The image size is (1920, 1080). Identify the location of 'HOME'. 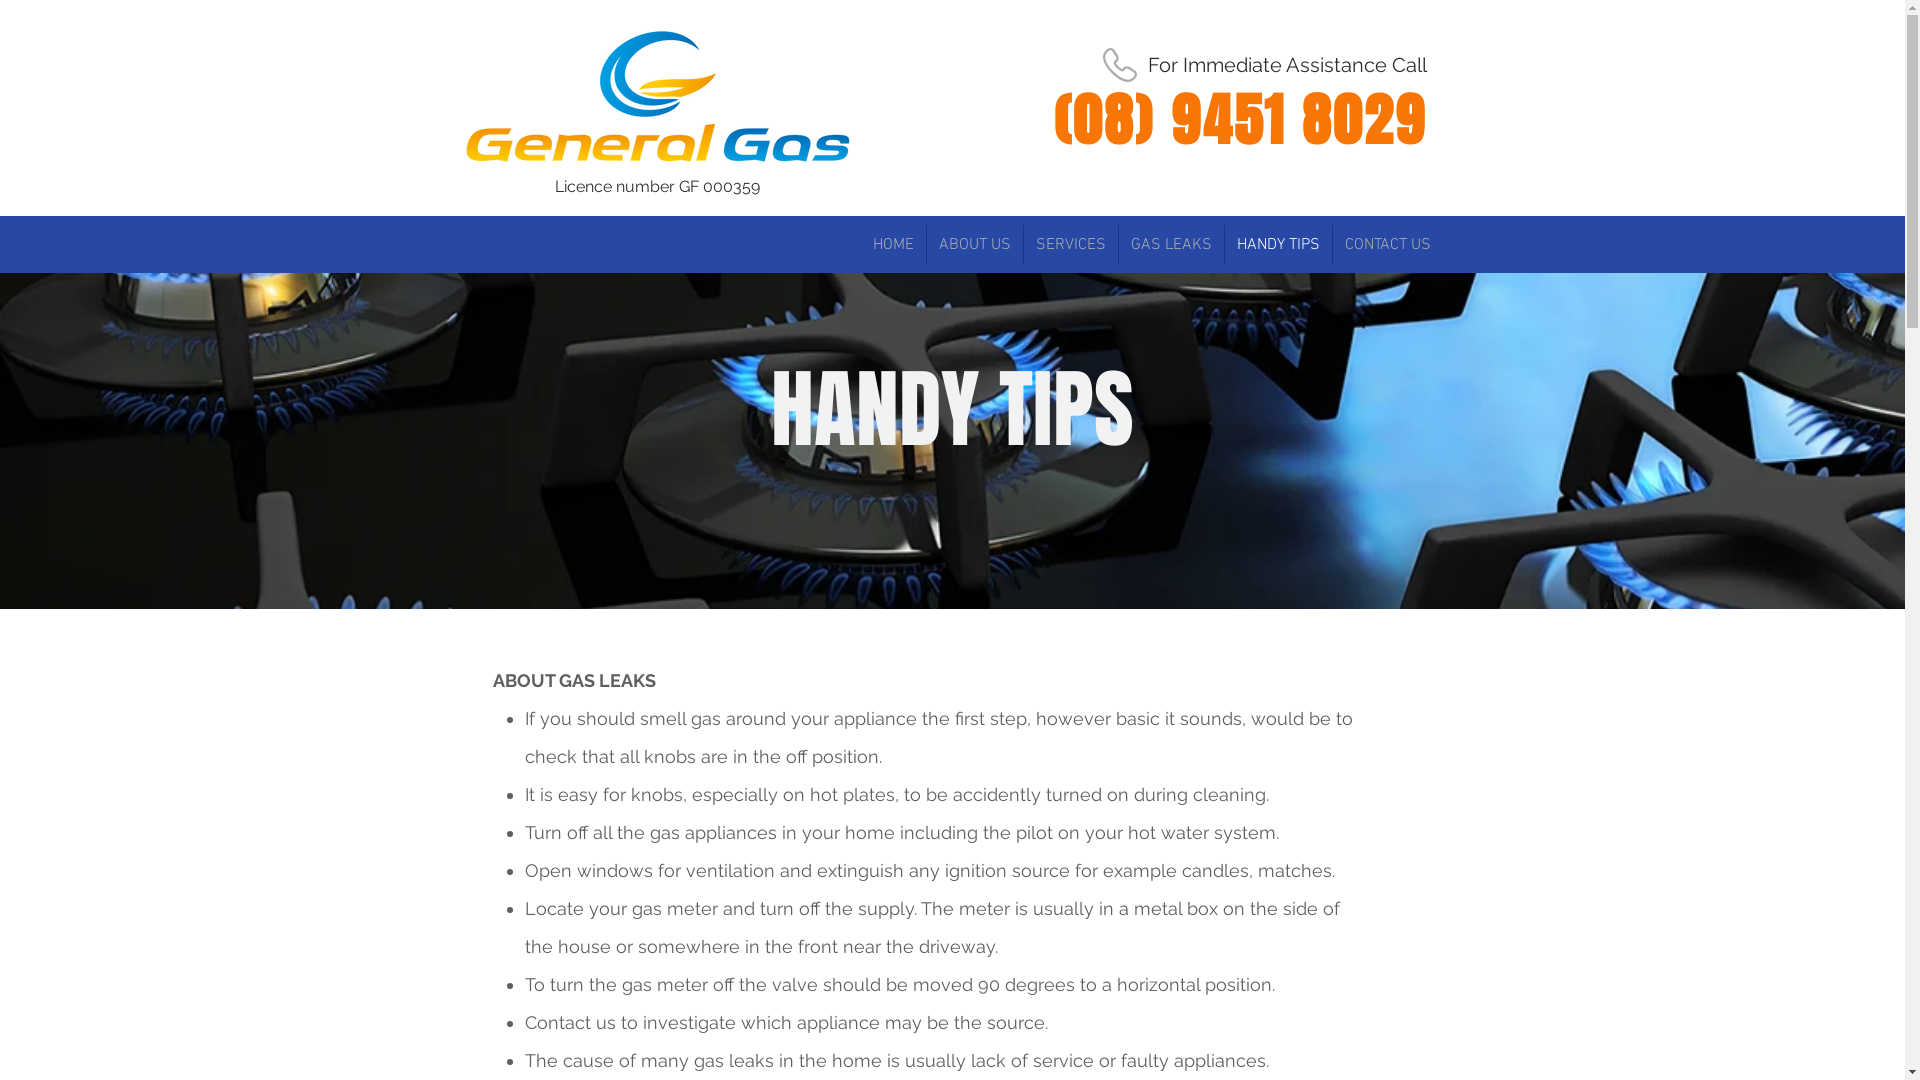
(891, 244).